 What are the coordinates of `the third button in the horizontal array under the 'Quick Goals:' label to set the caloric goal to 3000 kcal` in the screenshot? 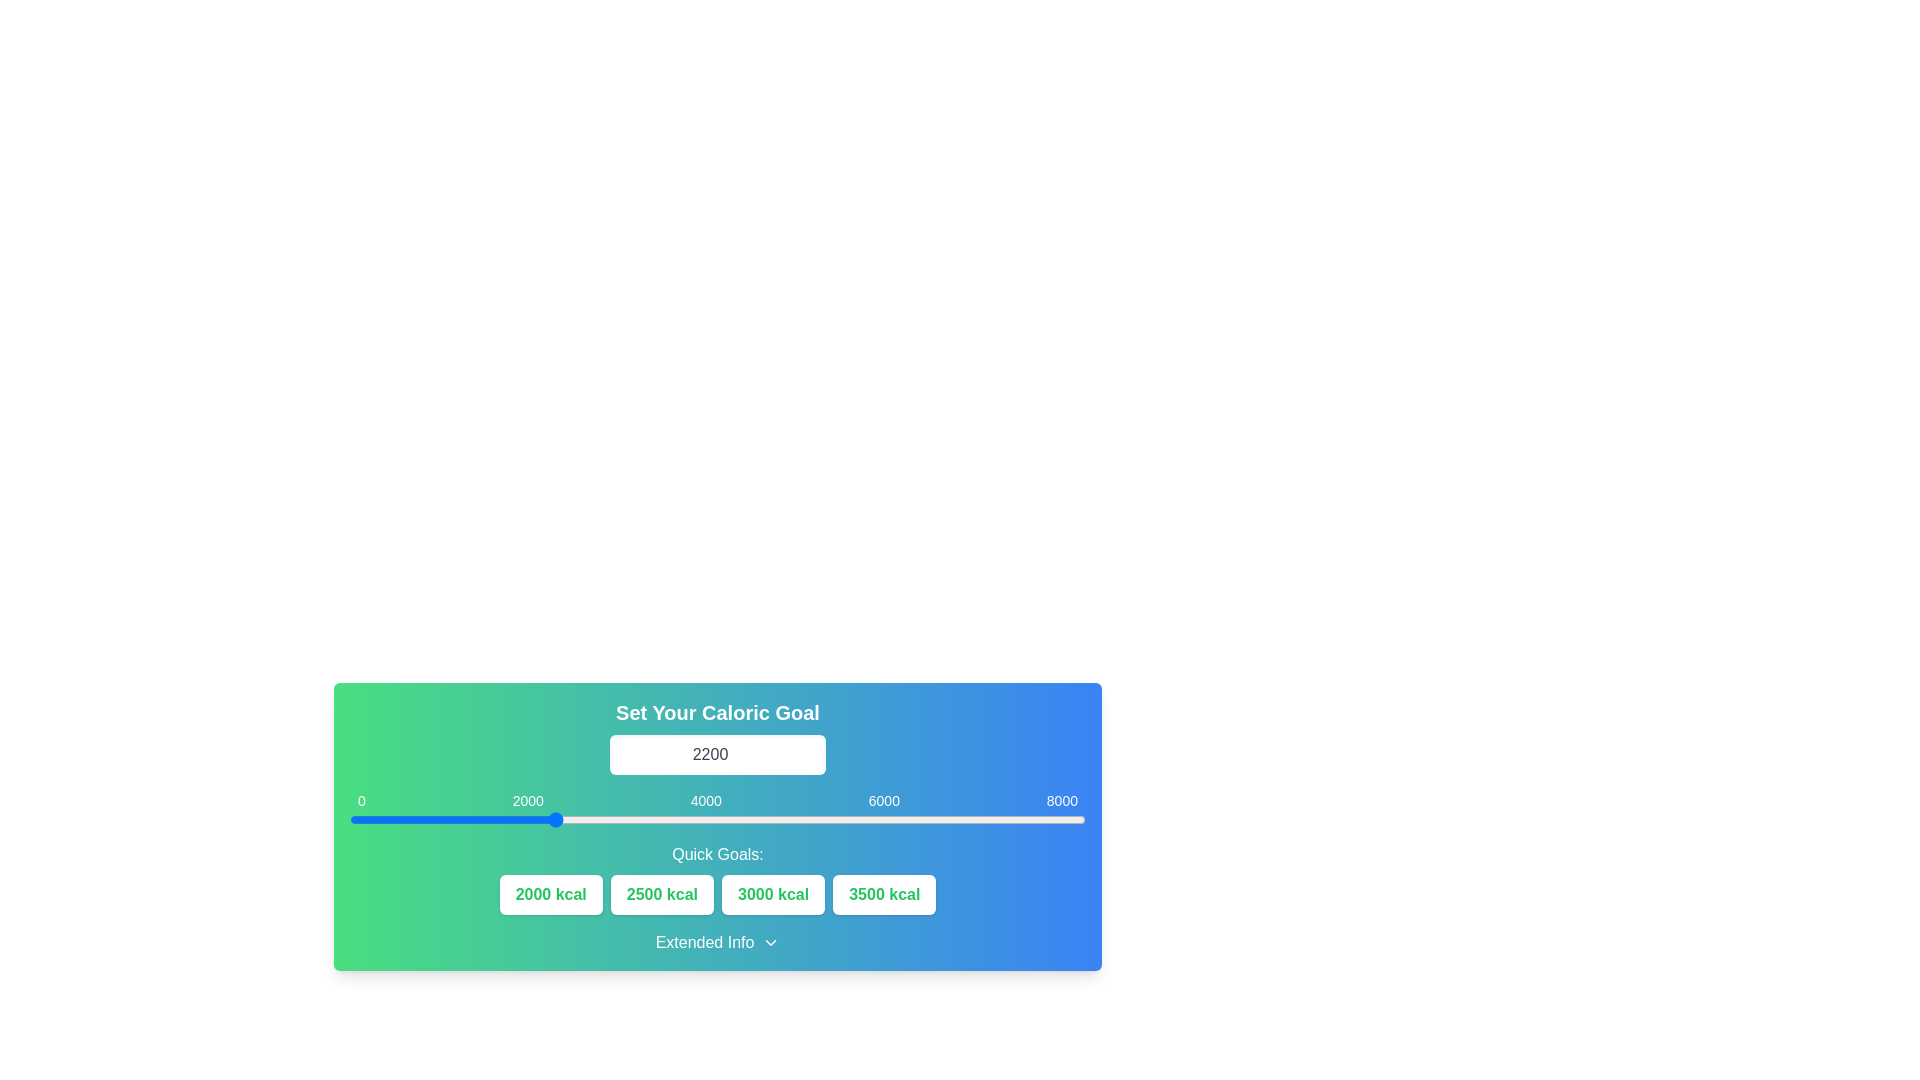 It's located at (772, 893).